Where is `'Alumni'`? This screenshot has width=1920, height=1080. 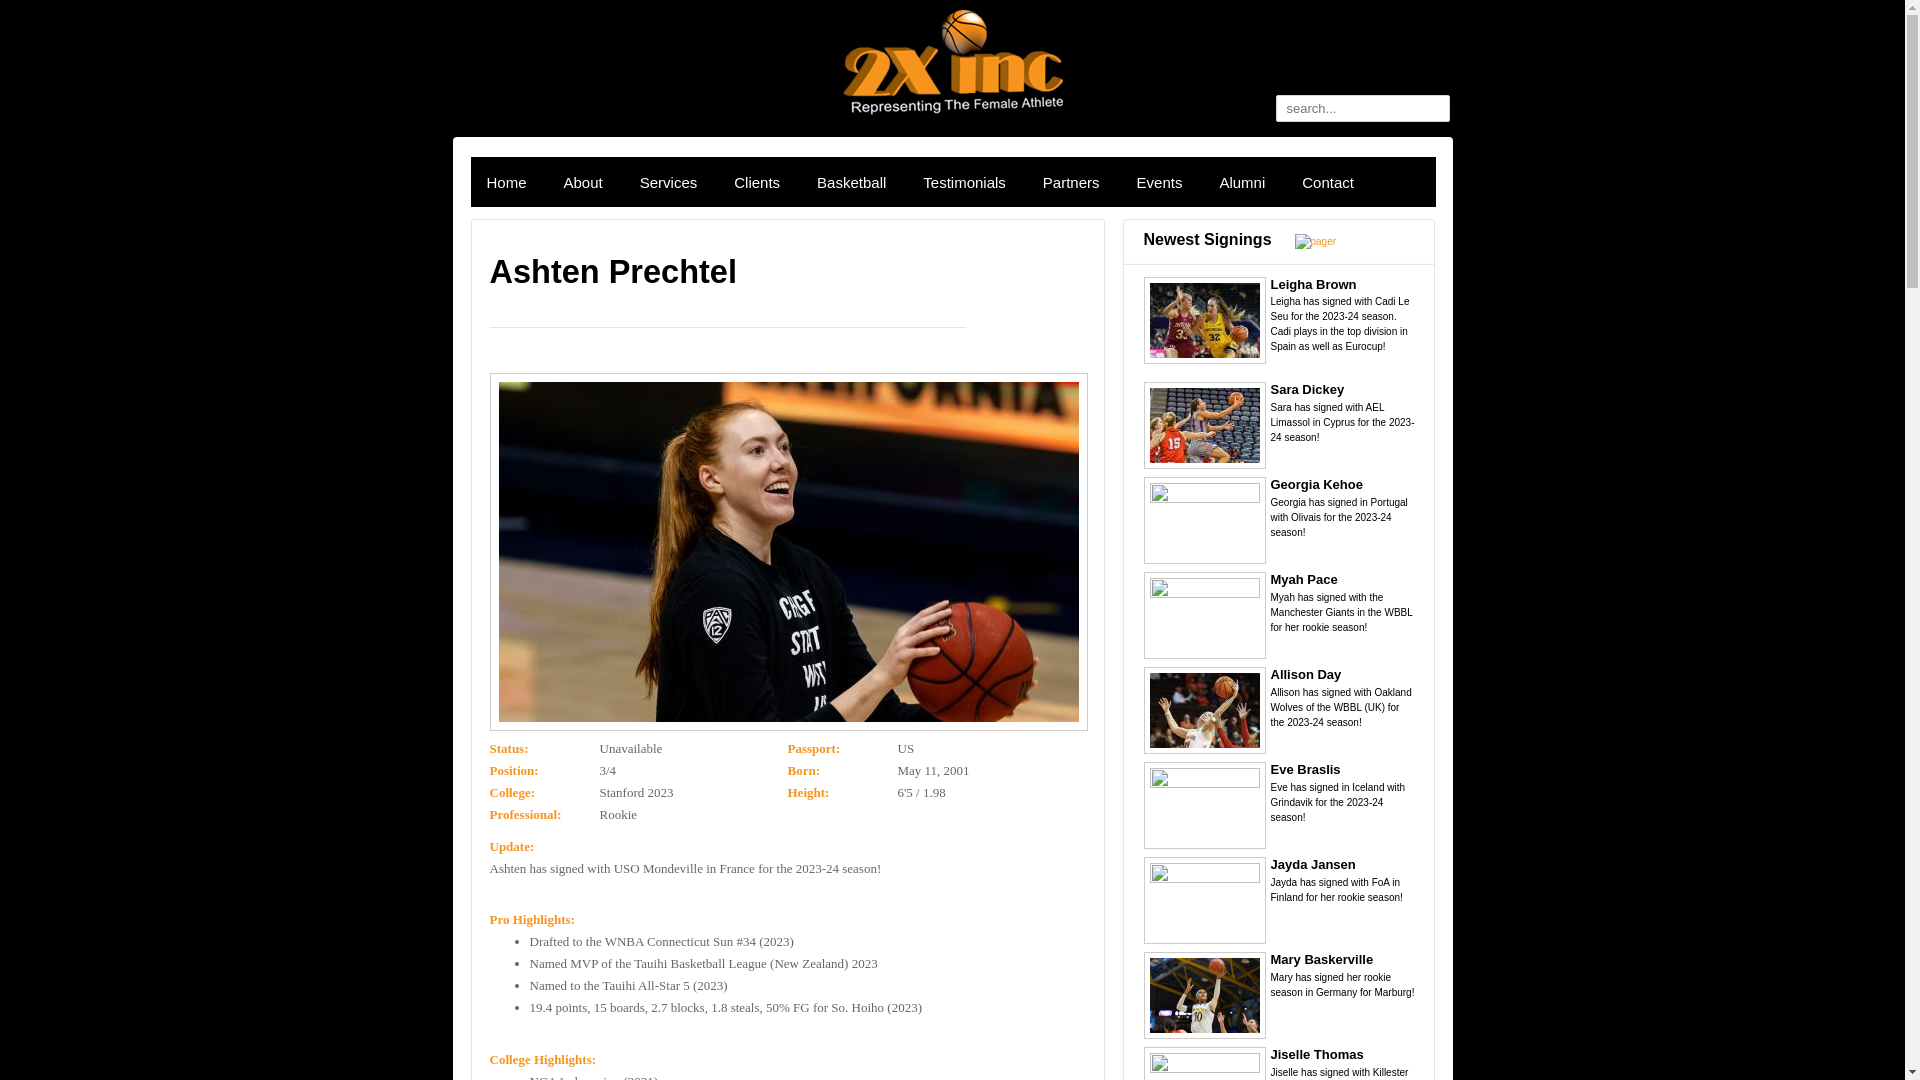 'Alumni' is located at coordinates (1241, 182).